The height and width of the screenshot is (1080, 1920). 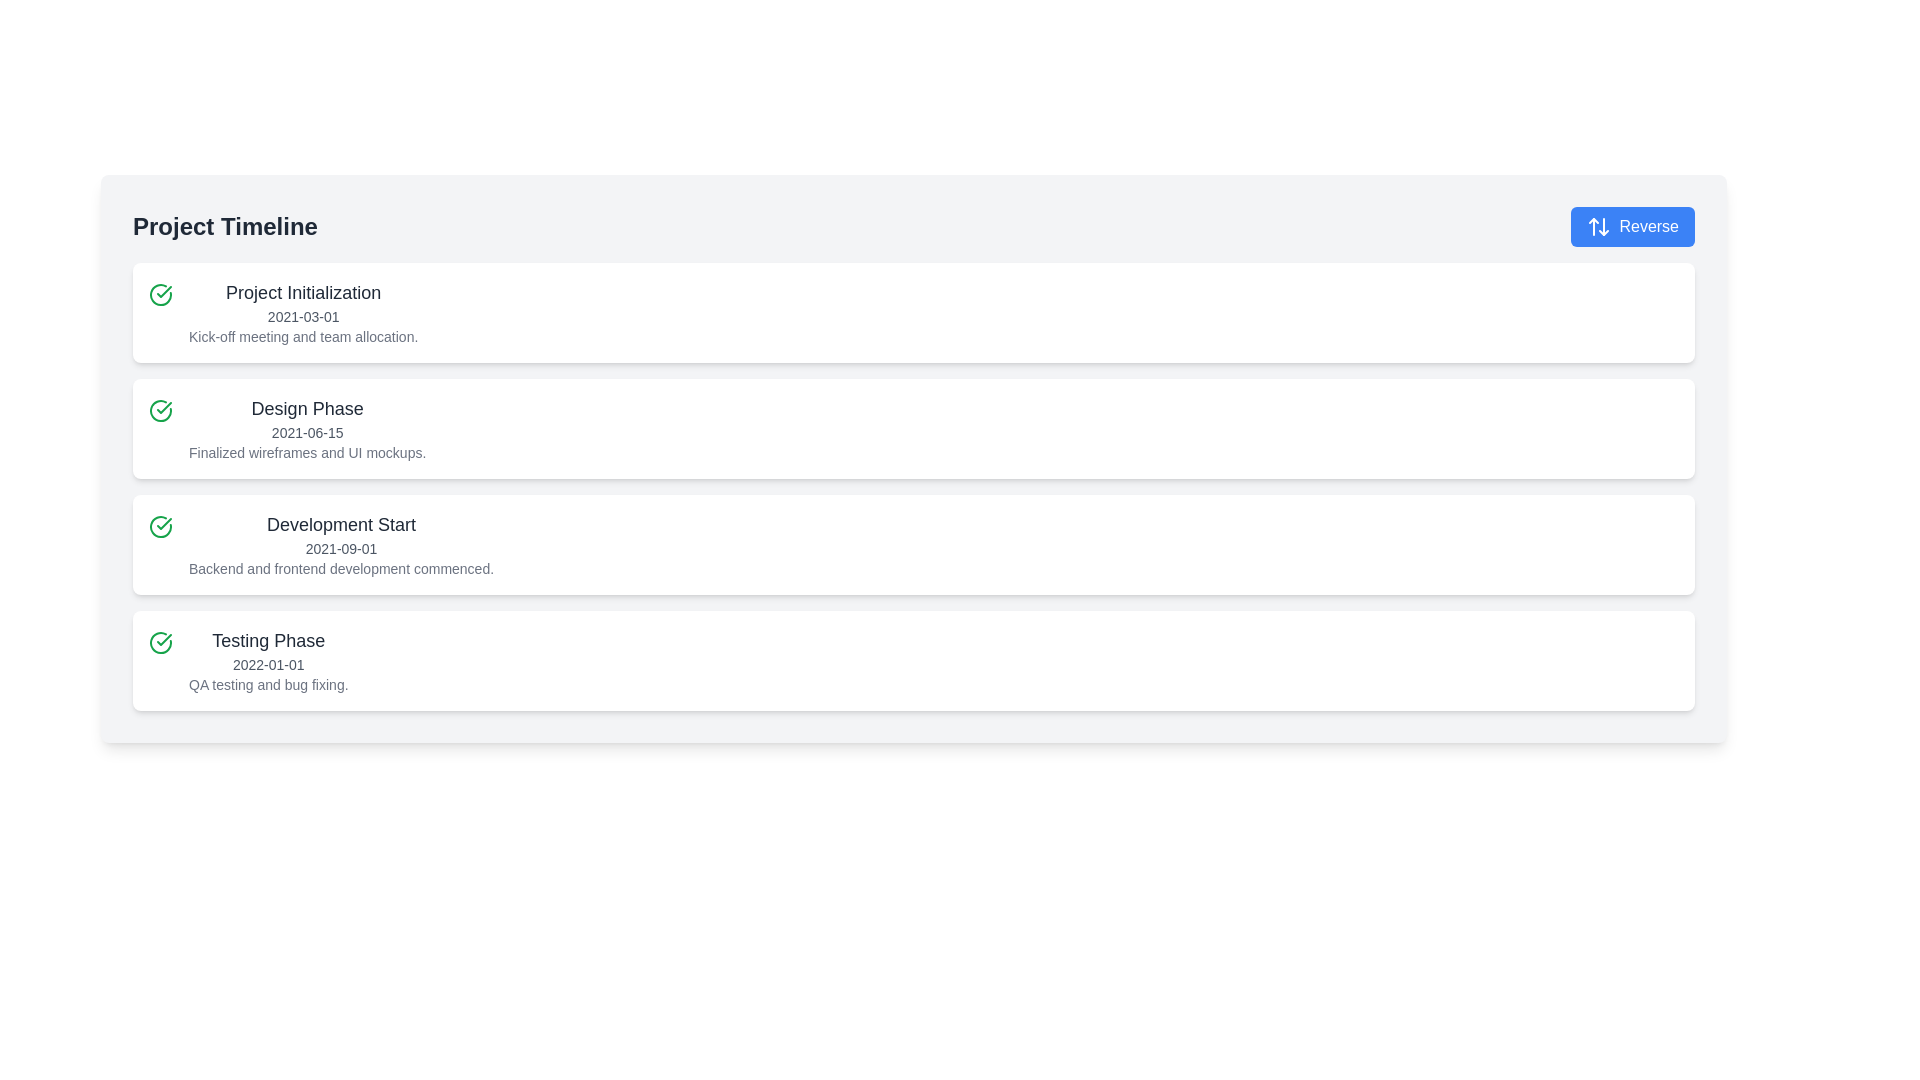 What do you see at coordinates (267, 684) in the screenshot?
I see `the text element that reads 'QA testing and bug fixing.' located in the 'Testing Phase' section beneath the date '2022-01-01'` at bounding box center [267, 684].